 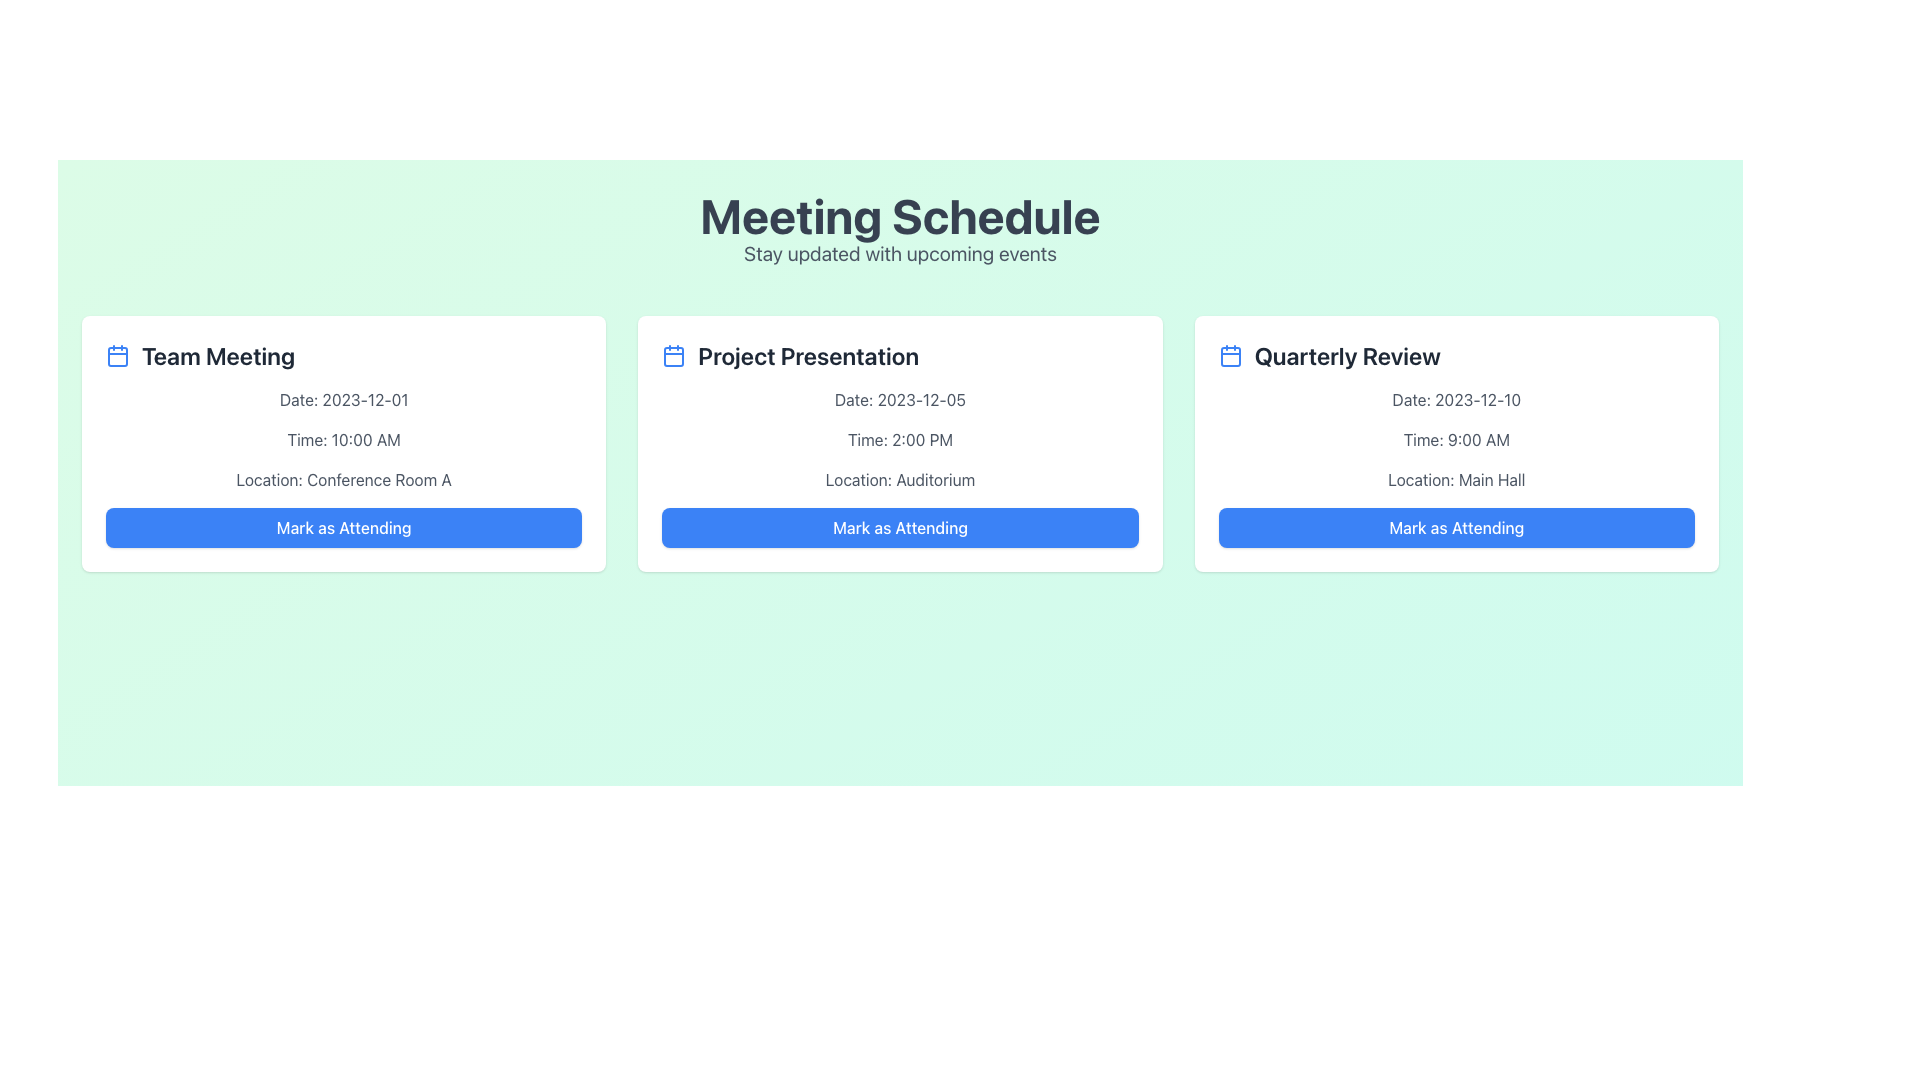 What do you see at coordinates (117, 354) in the screenshot?
I see `the calendar icon with a blue outline and white fill located to the left of the 'Team Meeting' text in the header section of the event card` at bounding box center [117, 354].